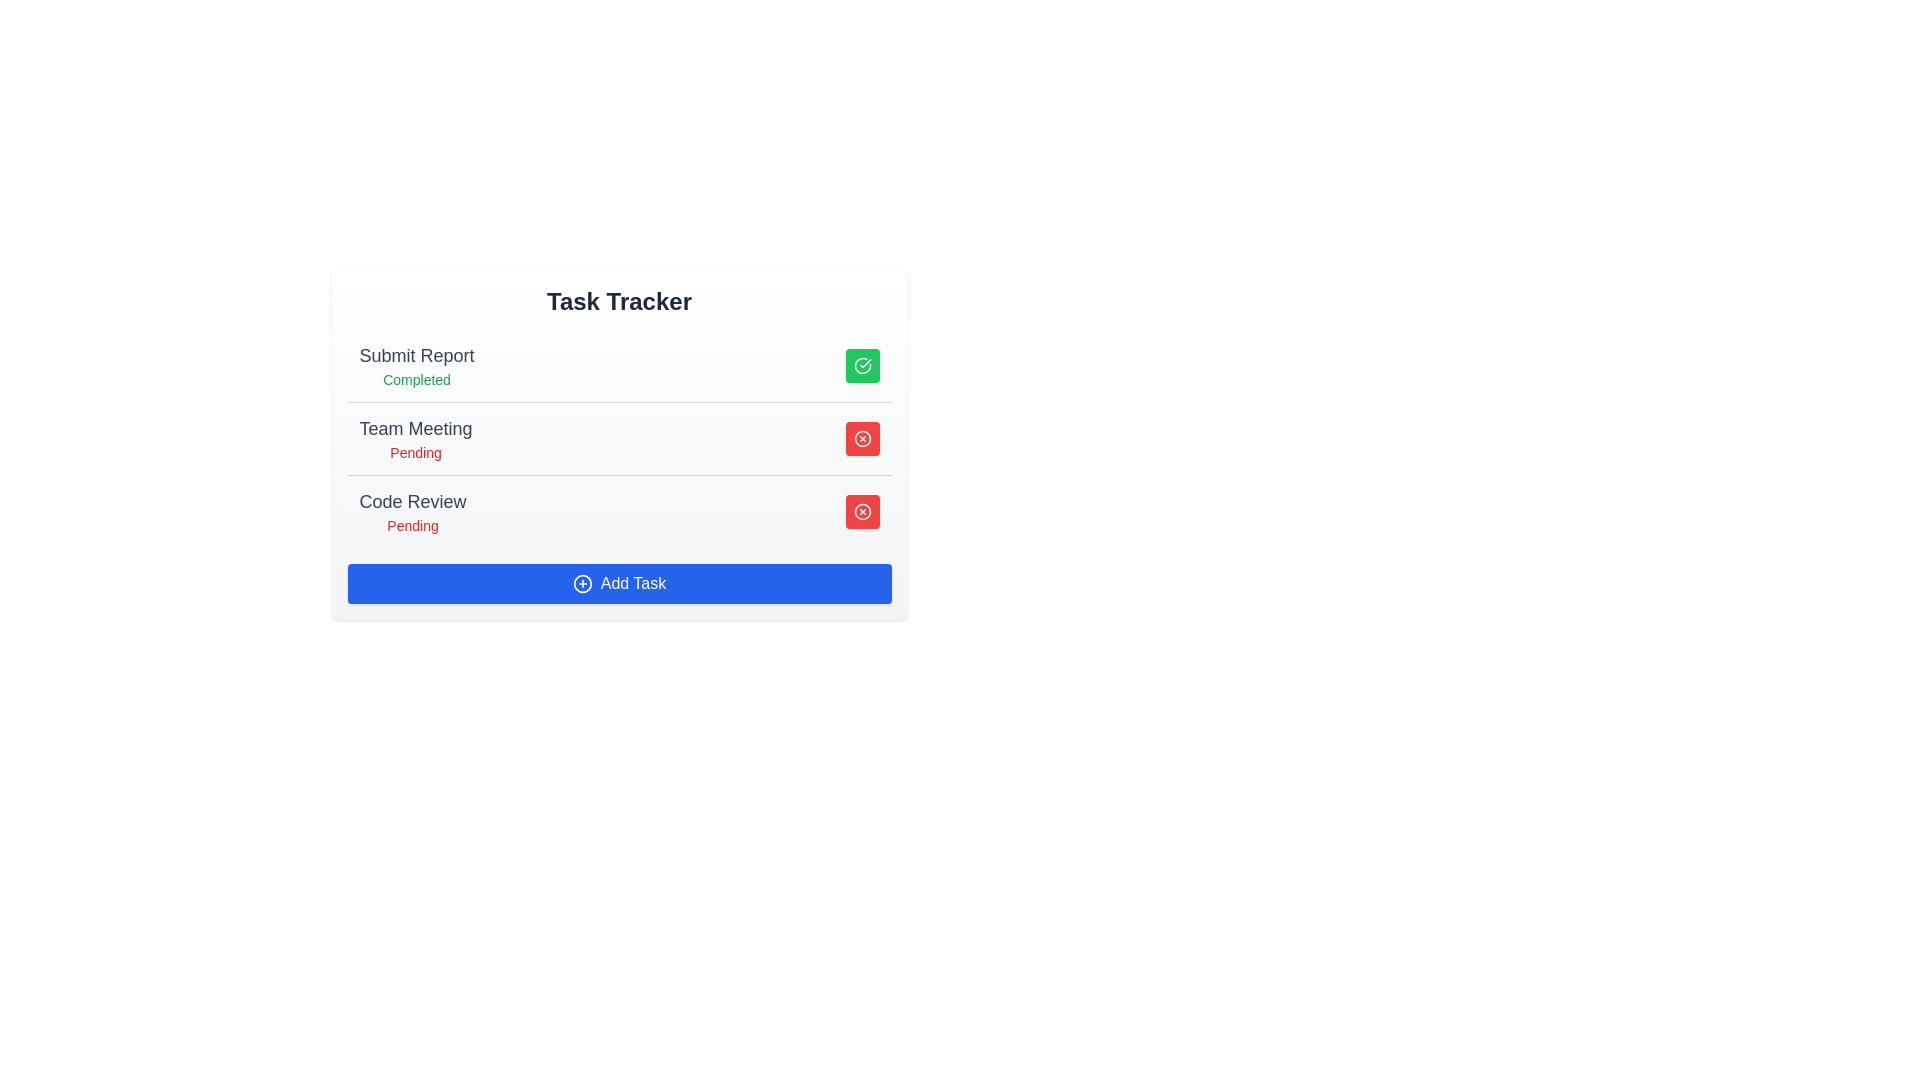 Image resolution: width=1920 pixels, height=1080 pixels. Describe the element at coordinates (618, 301) in the screenshot. I see `the header text label of the task management interface` at that location.